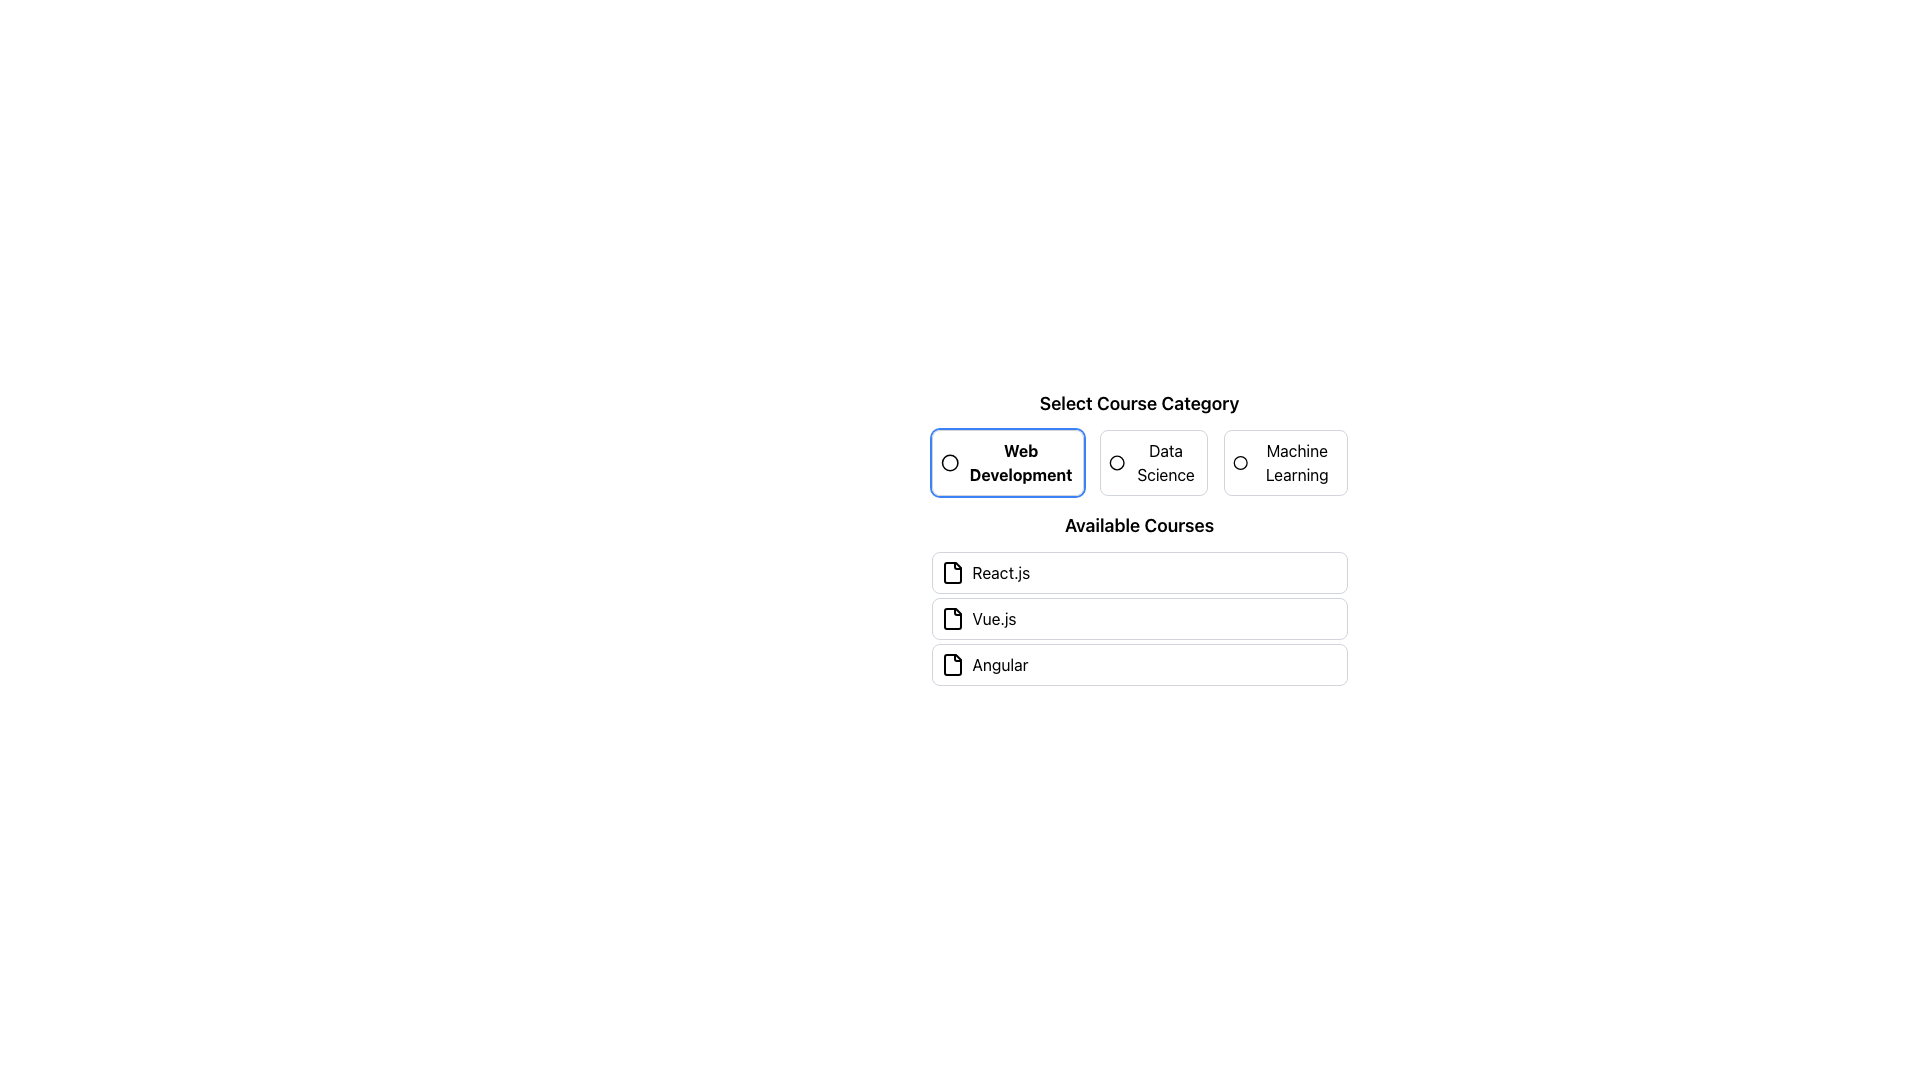 The image size is (1920, 1080). Describe the element at coordinates (951, 573) in the screenshot. I see `the document icon located to the left of the 'React.js' label in the first entry of the 'Available Courses' section` at that location.